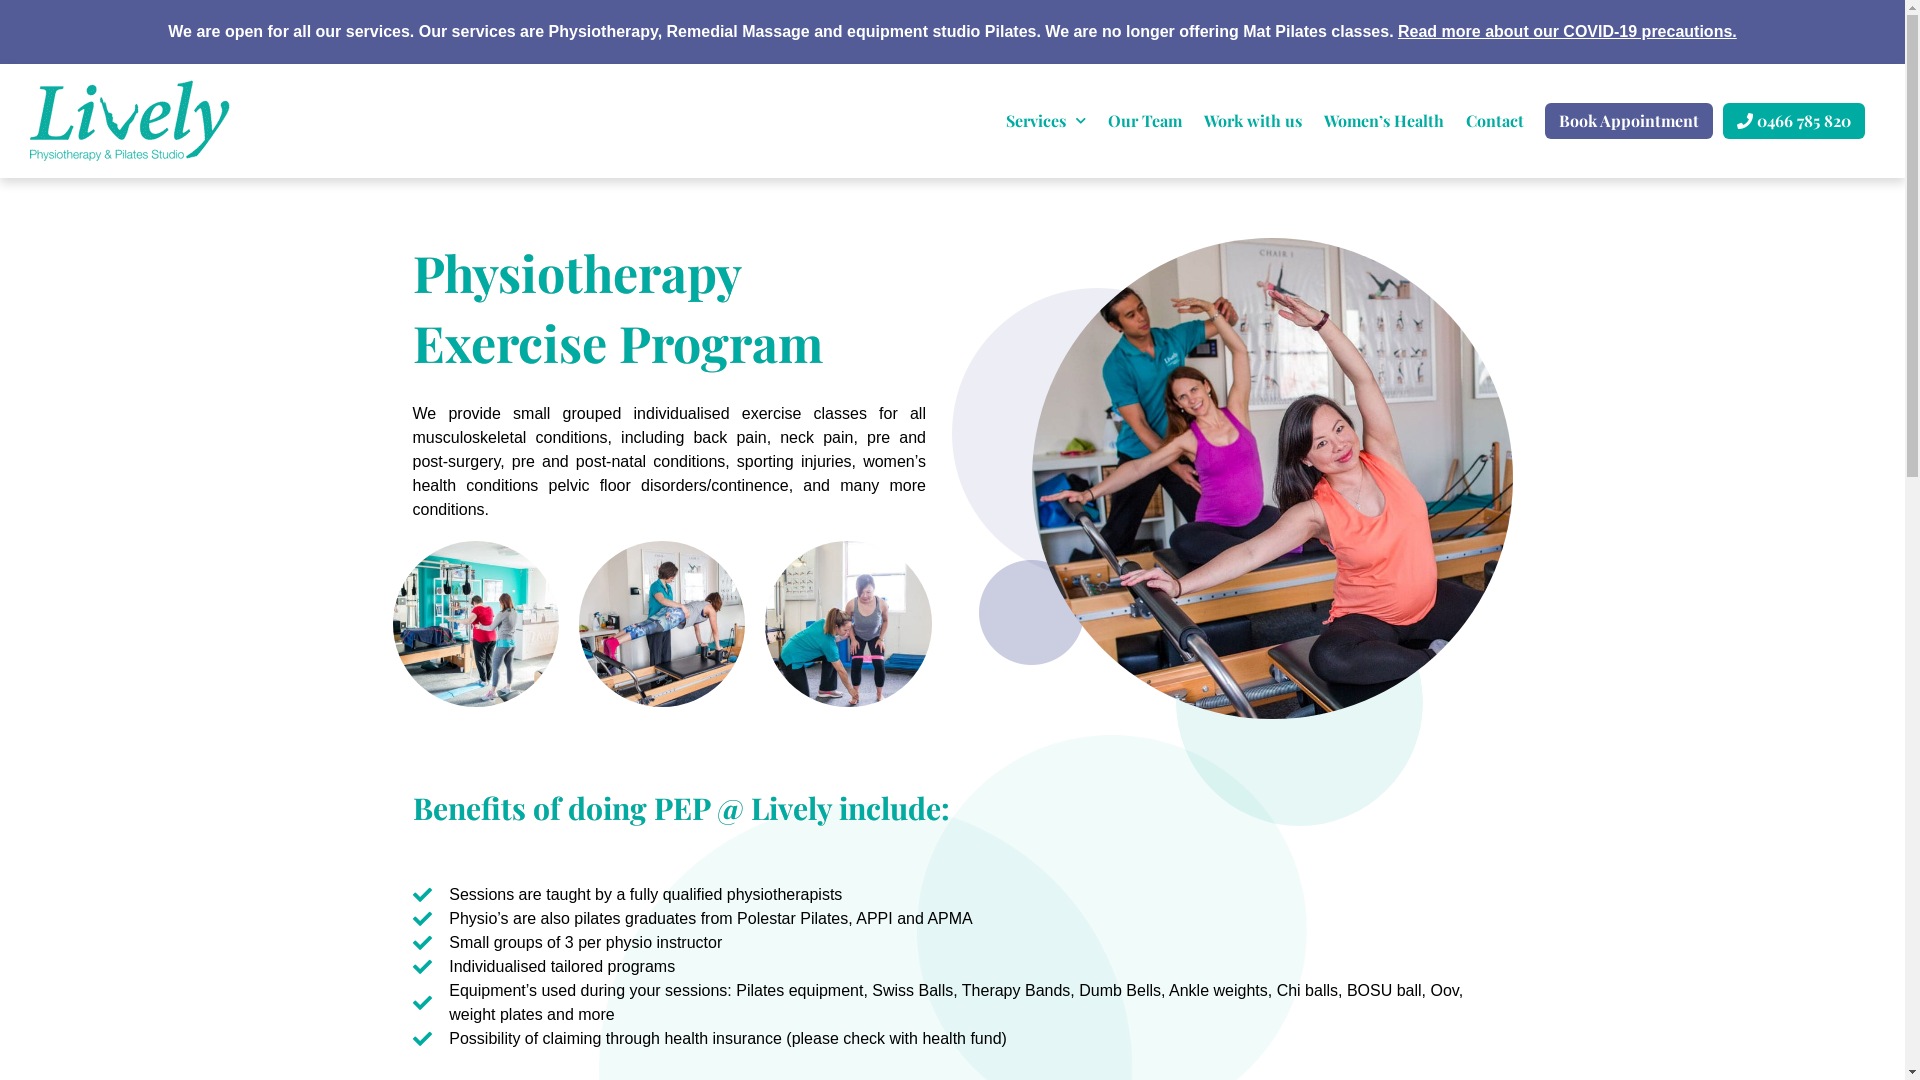 This screenshot has height=1080, width=1920. Describe the element at coordinates (1566, 31) in the screenshot. I see `'Read more about our COVID-19 precautions.'` at that location.